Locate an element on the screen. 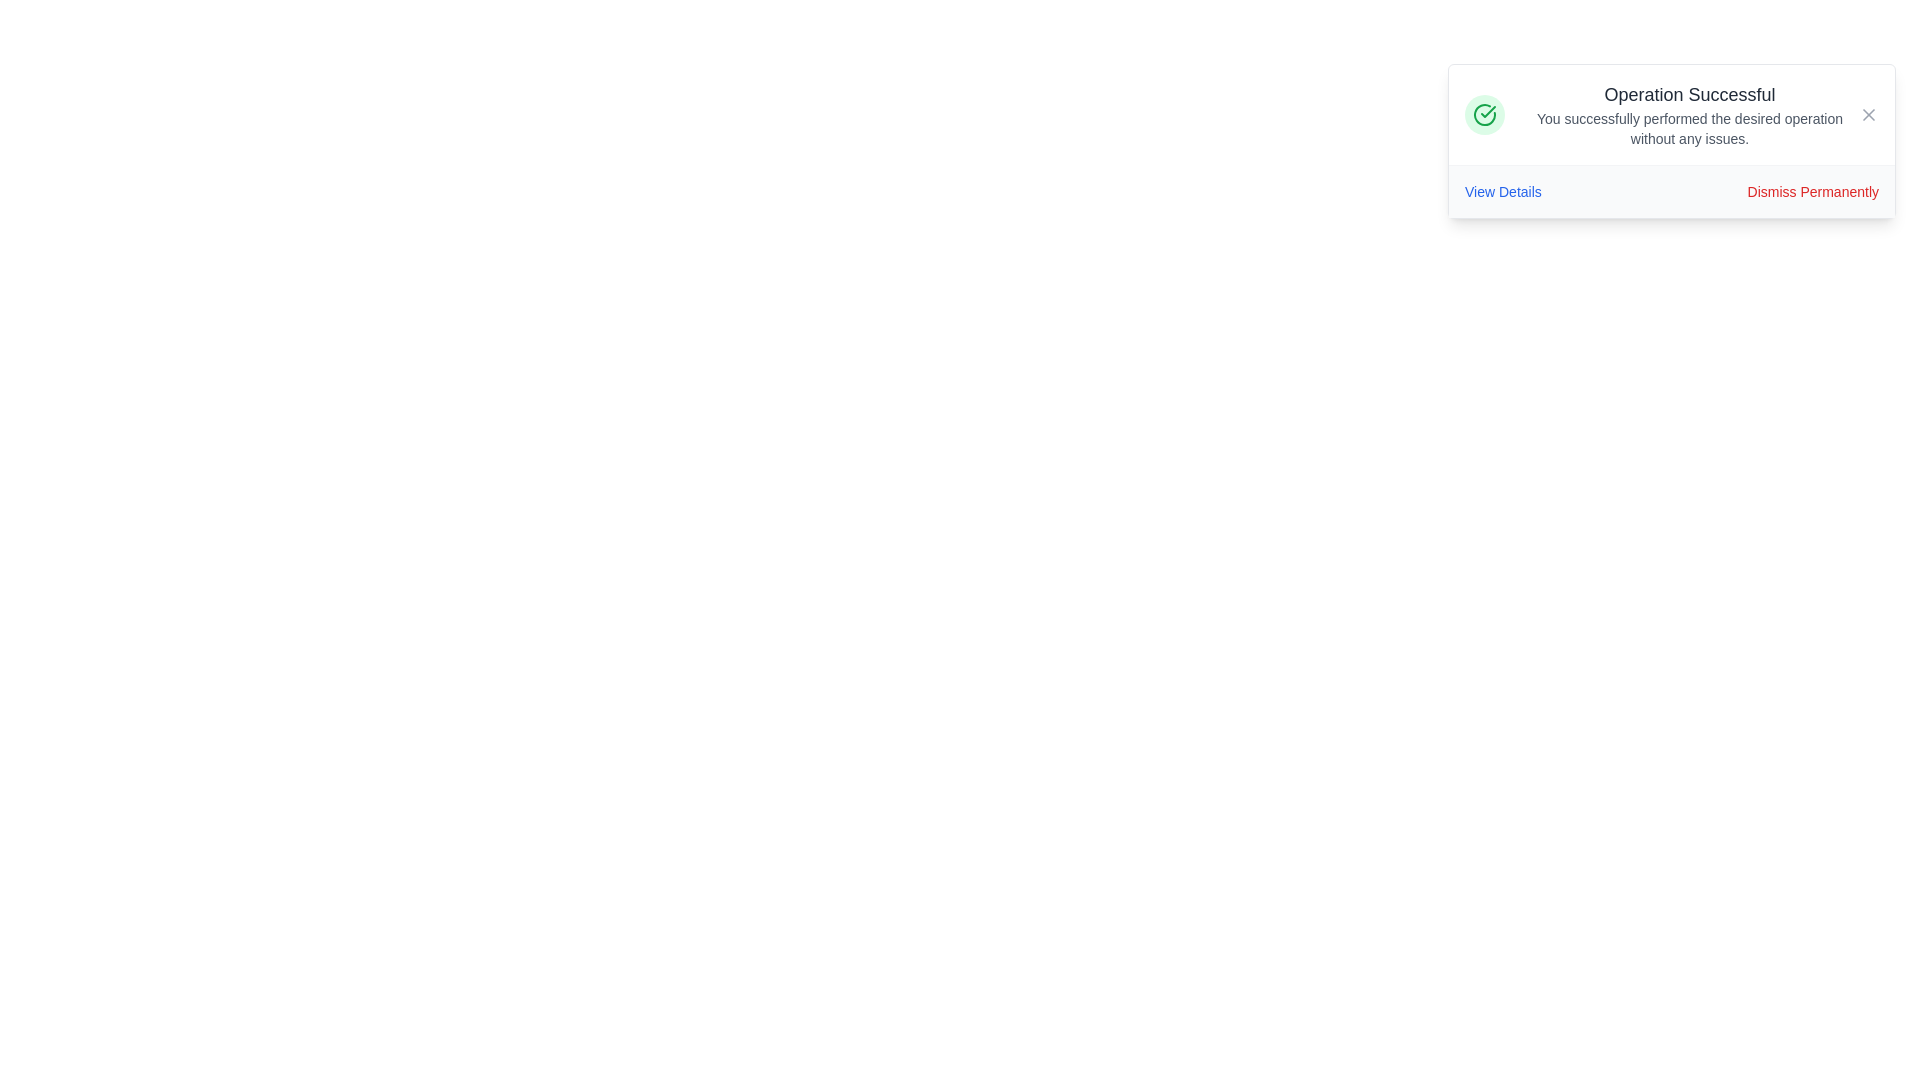 The image size is (1920, 1080). the descriptive message text located at the bottom of the notification card, which provides additional information about the successful operation under the title 'Operation Successful' is located at coordinates (1688, 128).